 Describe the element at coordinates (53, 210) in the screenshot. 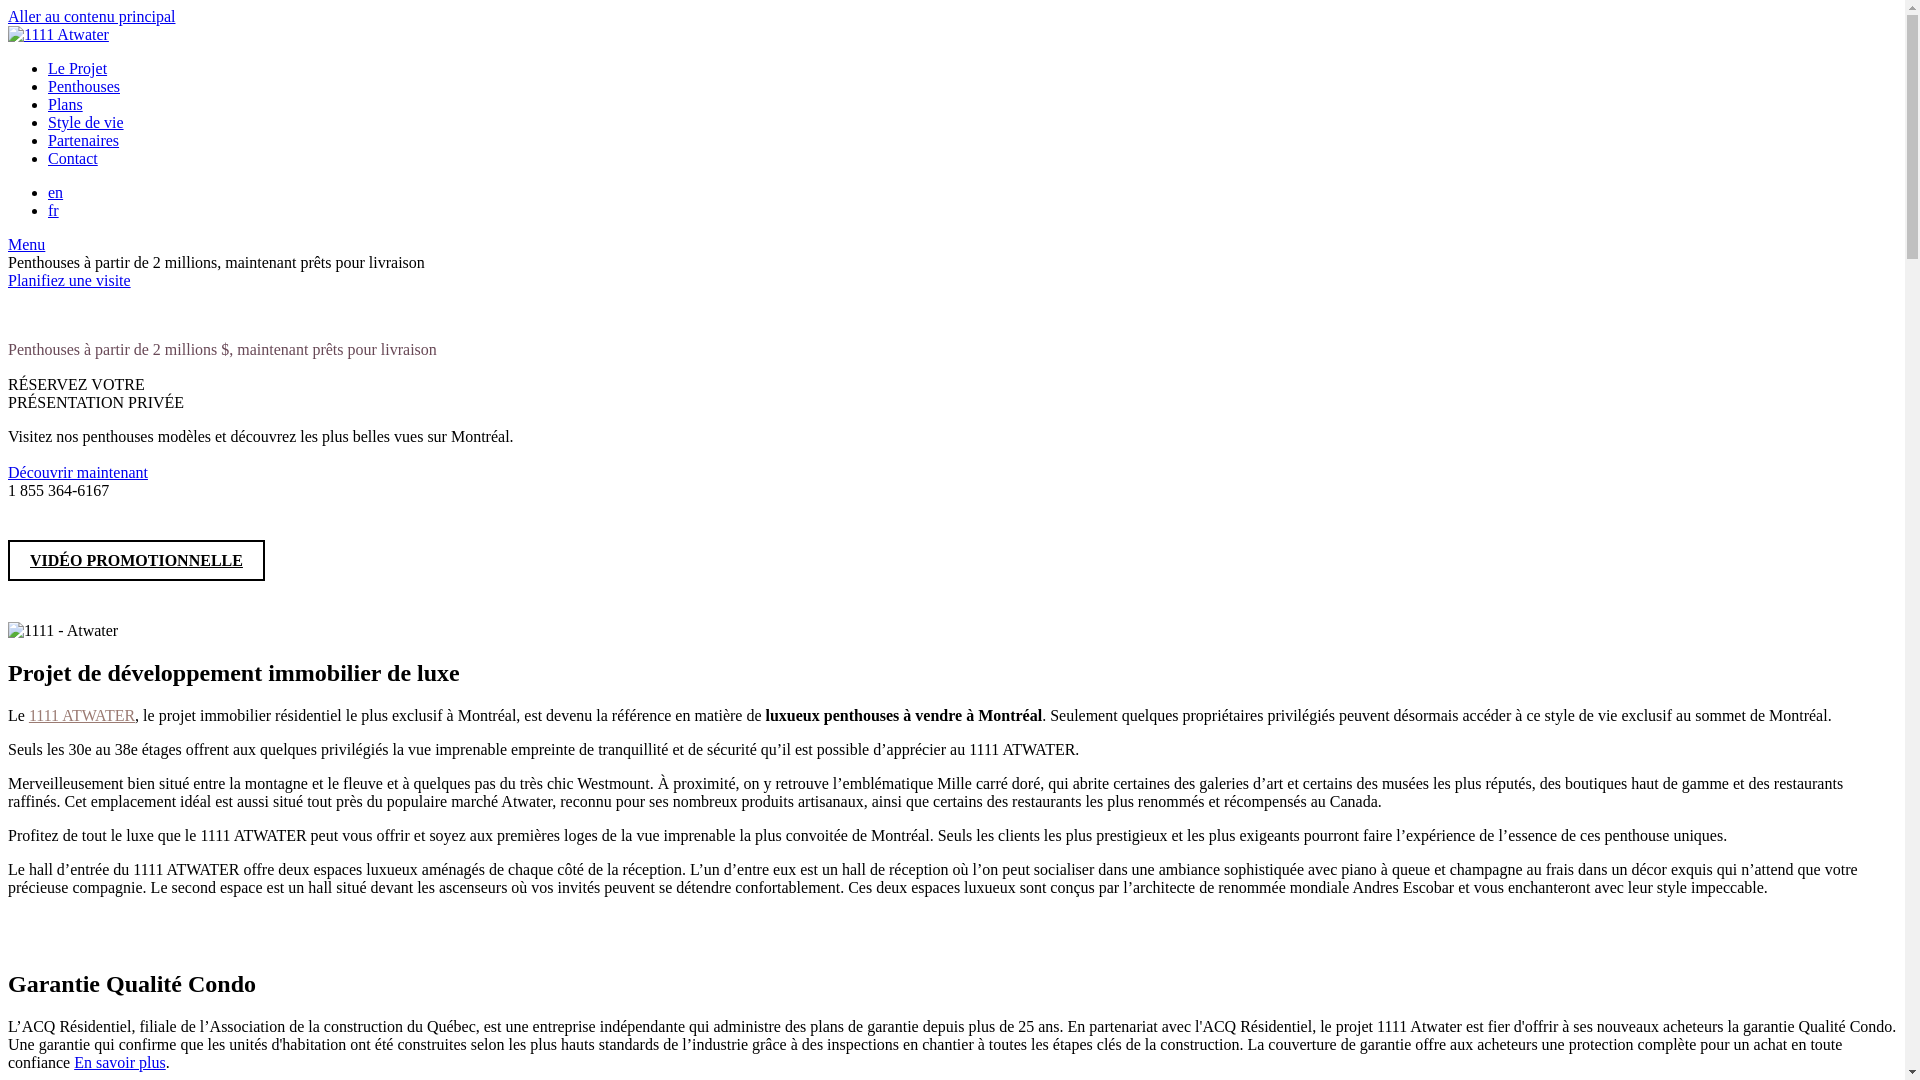

I see `'fr'` at that location.